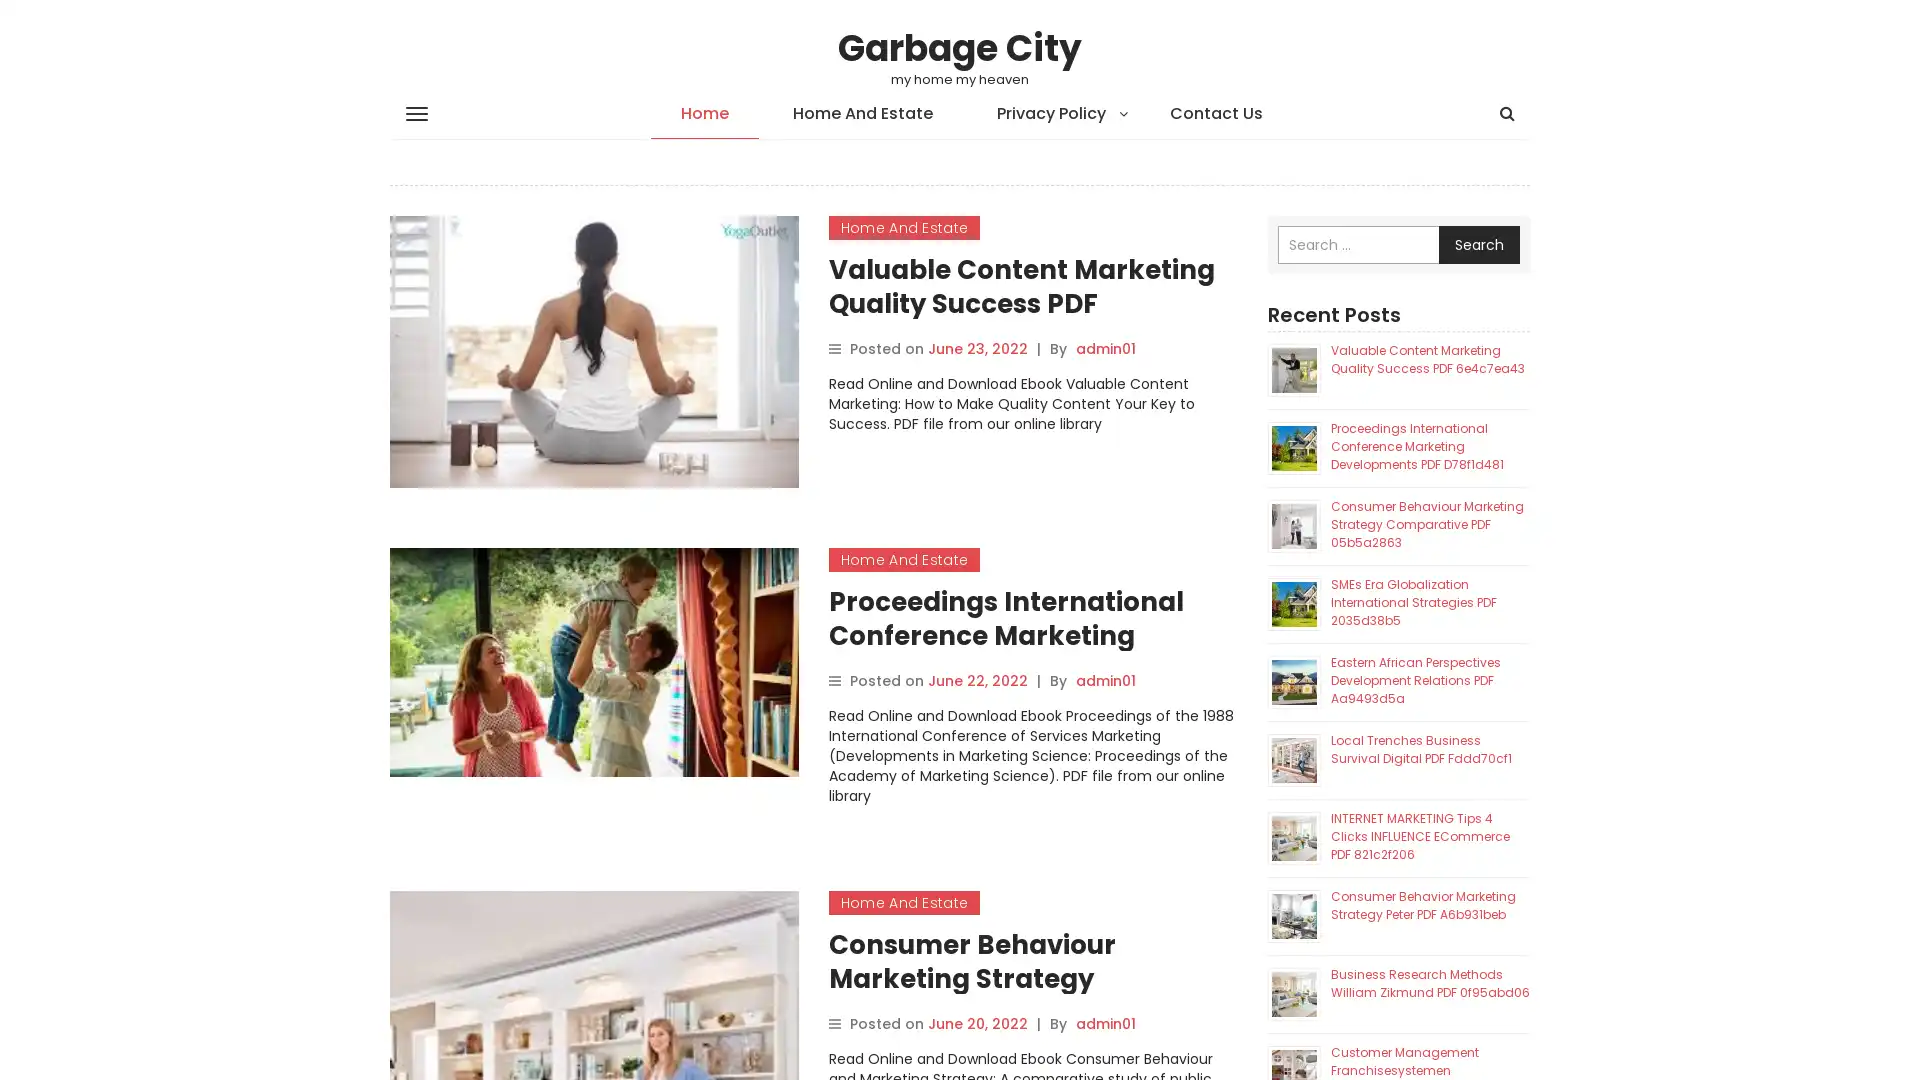 The image size is (1920, 1080). What do you see at coordinates (1479, 244) in the screenshot?
I see `Search` at bounding box center [1479, 244].